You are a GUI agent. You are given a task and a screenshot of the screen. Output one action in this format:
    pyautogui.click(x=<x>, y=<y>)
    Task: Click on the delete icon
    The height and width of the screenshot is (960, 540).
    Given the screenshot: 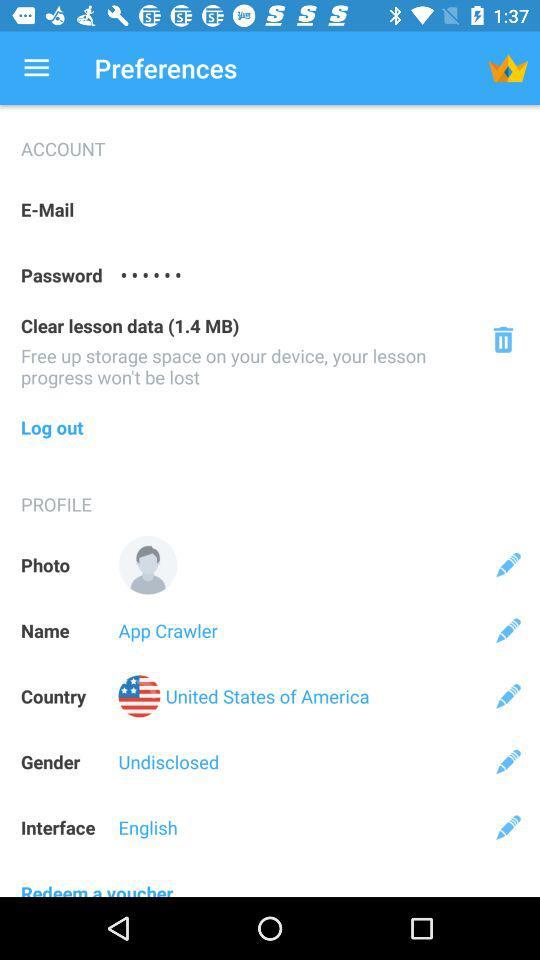 What is the action you would take?
    pyautogui.click(x=502, y=339)
    